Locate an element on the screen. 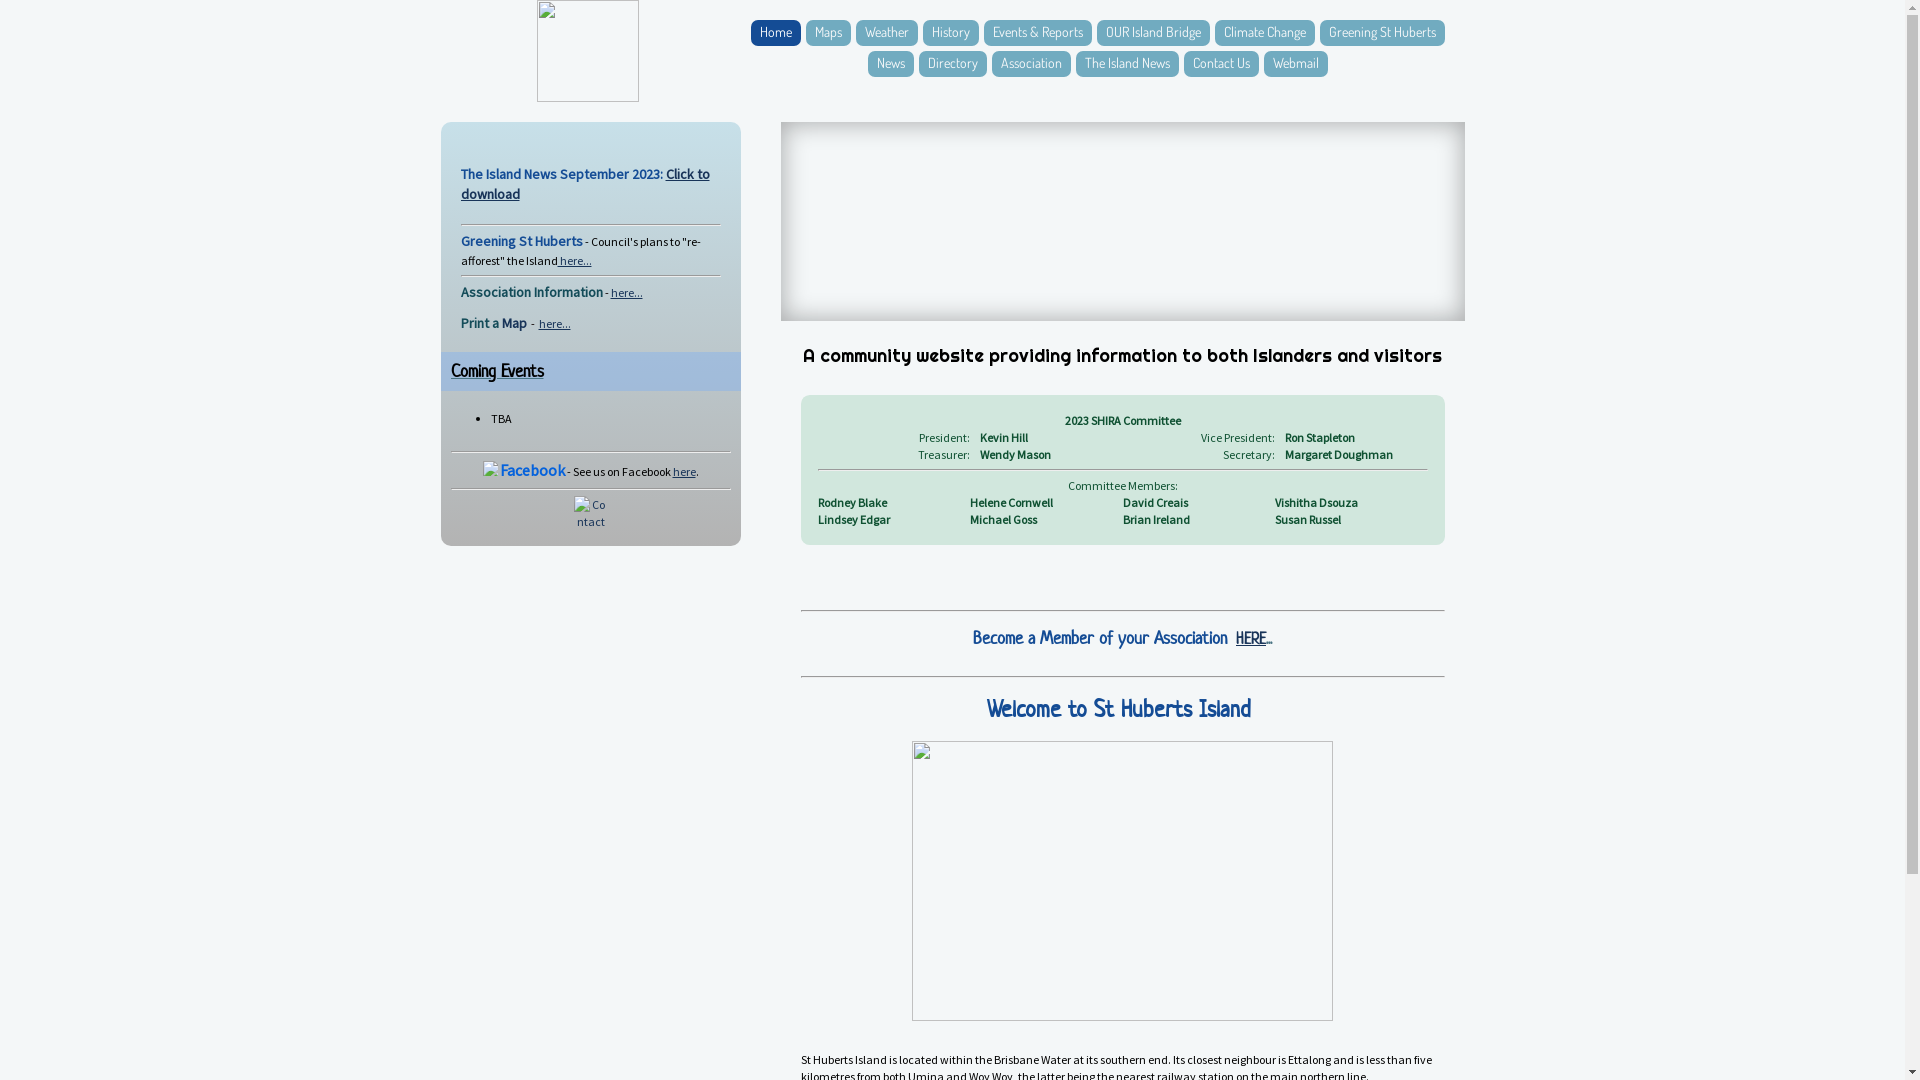 The height and width of the screenshot is (1080, 1920). 'Coming Events' is located at coordinates (496, 370).